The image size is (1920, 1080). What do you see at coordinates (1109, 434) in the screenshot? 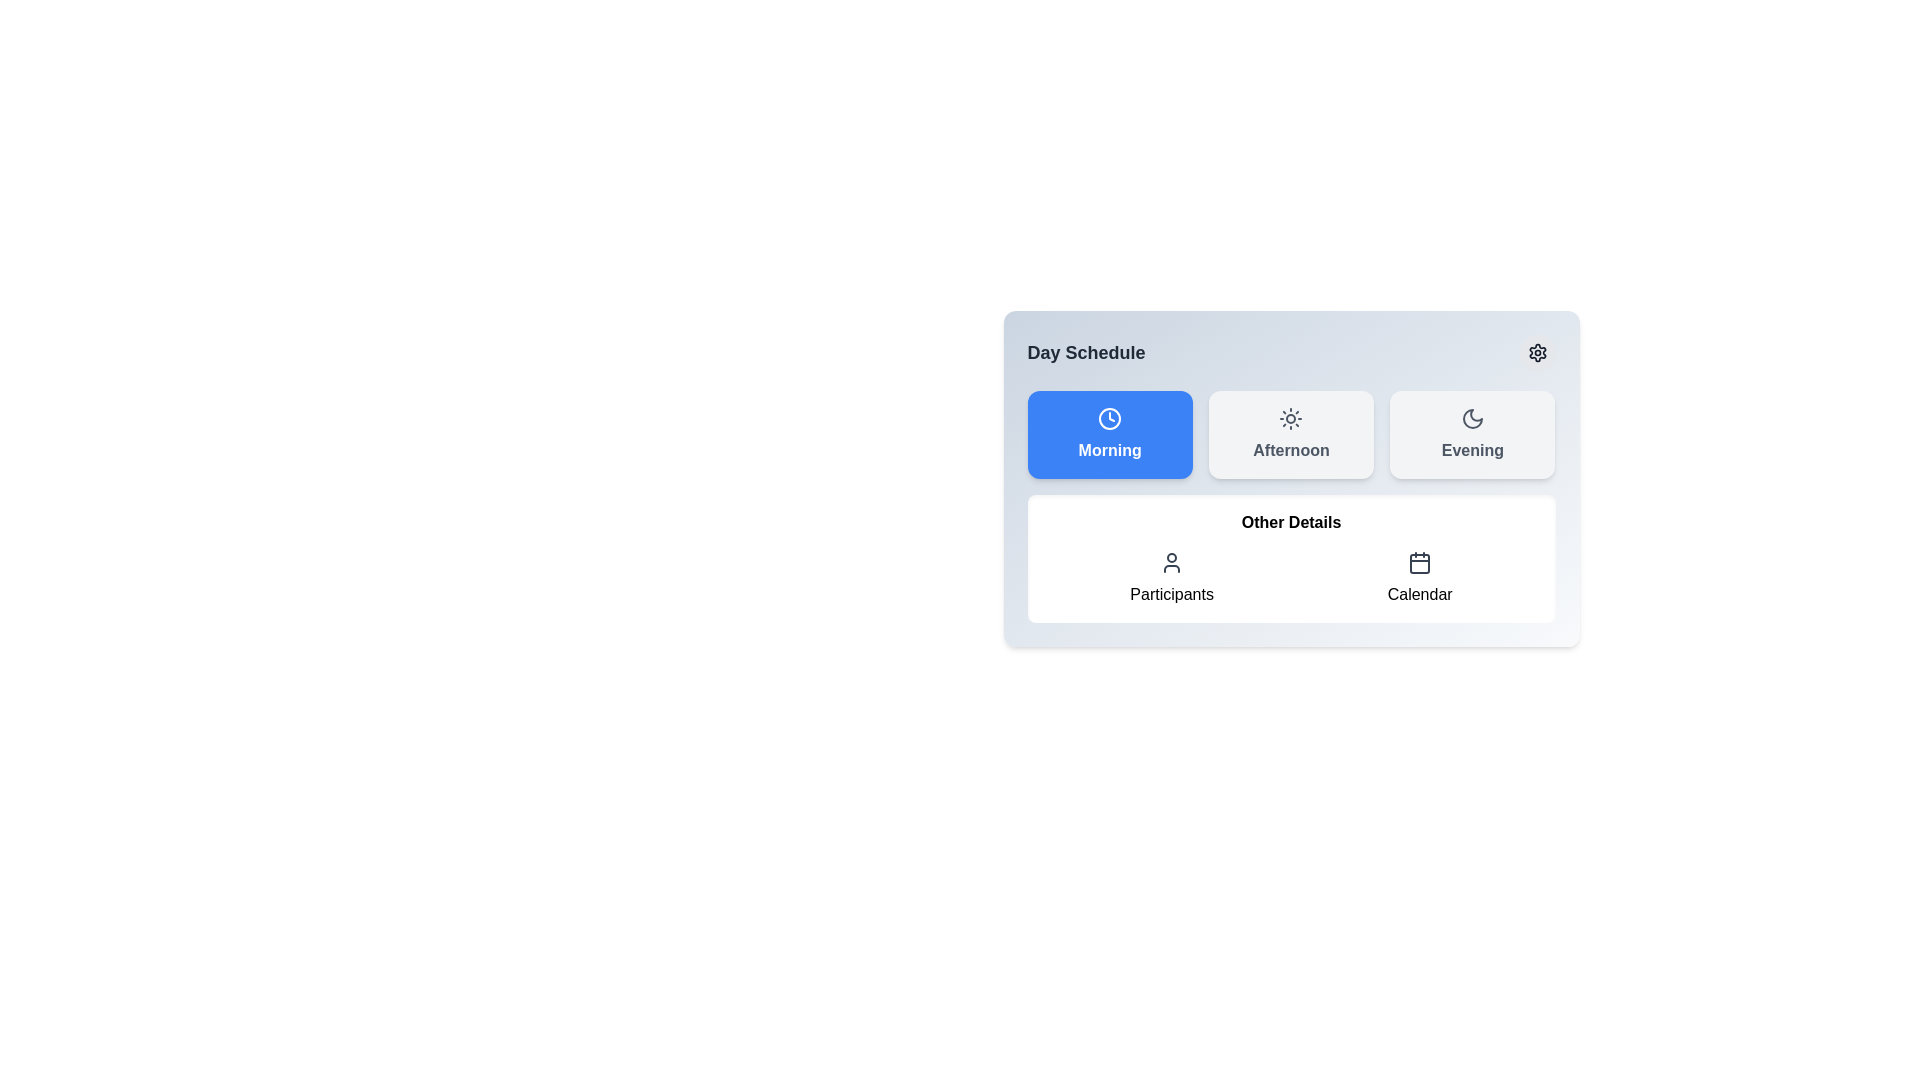
I see `the blue rectangular button with rounded corners containing a white clock icon and the text 'Morning' in bold white font` at bounding box center [1109, 434].